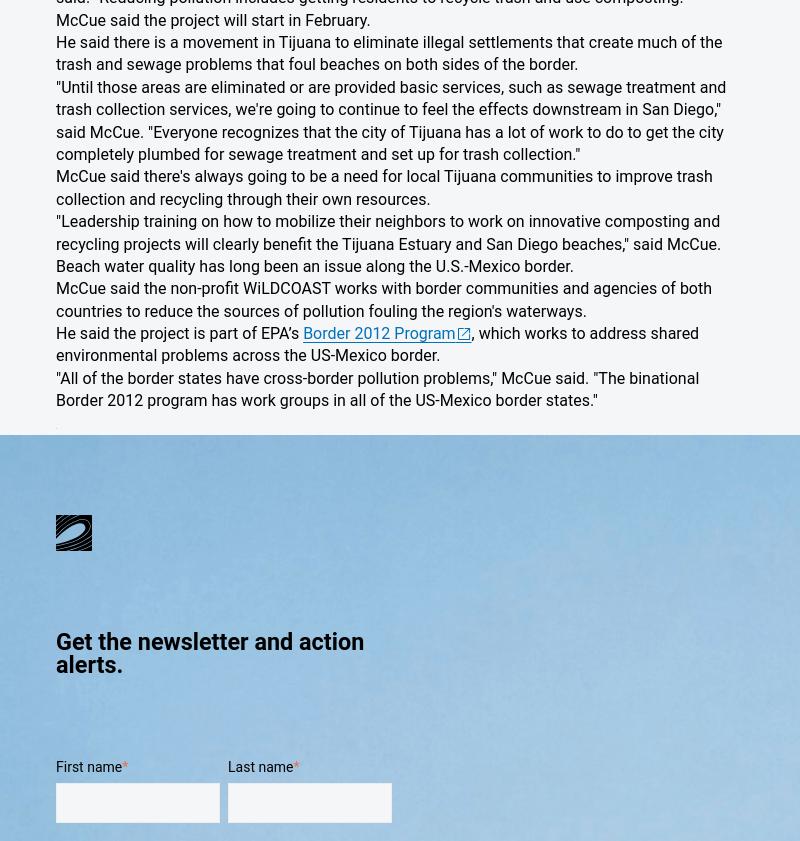  What do you see at coordinates (259, 765) in the screenshot?
I see `'Last name'` at bounding box center [259, 765].